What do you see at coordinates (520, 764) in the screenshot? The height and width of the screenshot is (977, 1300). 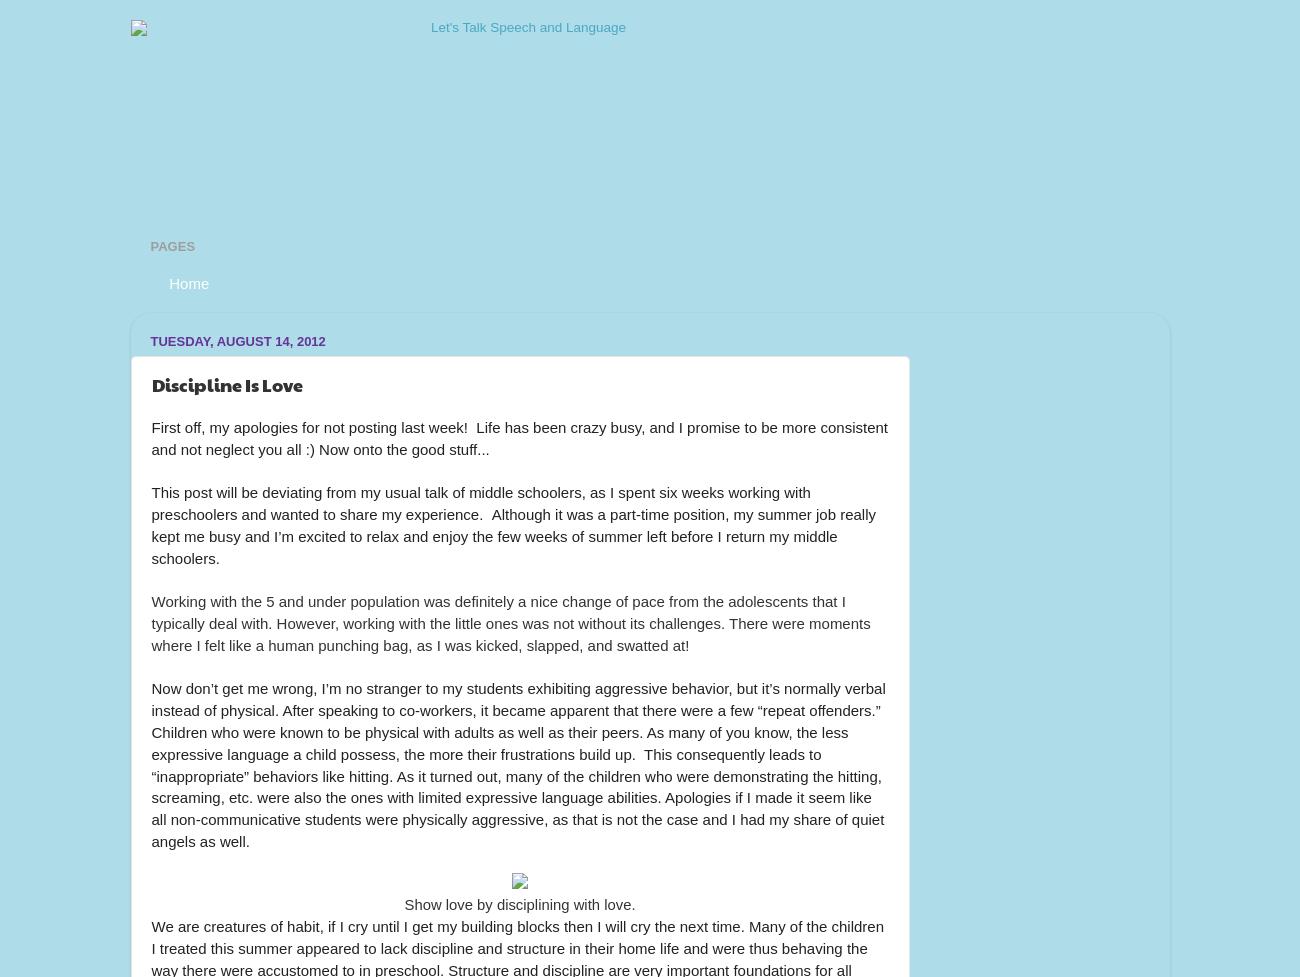 I see `'Now don’t get me wrong, I’m no stranger to my students exhibiting aggressive behavior, but it’s normally verbal instead of physical. After speaking to co-workers, it became apparent that there were a few “repeat offenders.” Children who were known to be physical with adults as well as their peers. As many of you know, the less expressive language a child possess, the more their frustrations build up.  This consequently leads to “inappropriate” behaviors like hitting. As it turned out, many of the children who were demonstrating the hitting, screaming, etc. were also the ones with limited expressive language abilities. Apologies if I made it seem like all non-communicative students were physically aggressive, as that is not the case and I had my share of quiet angels as well.'` at bounding box center [520, 764].